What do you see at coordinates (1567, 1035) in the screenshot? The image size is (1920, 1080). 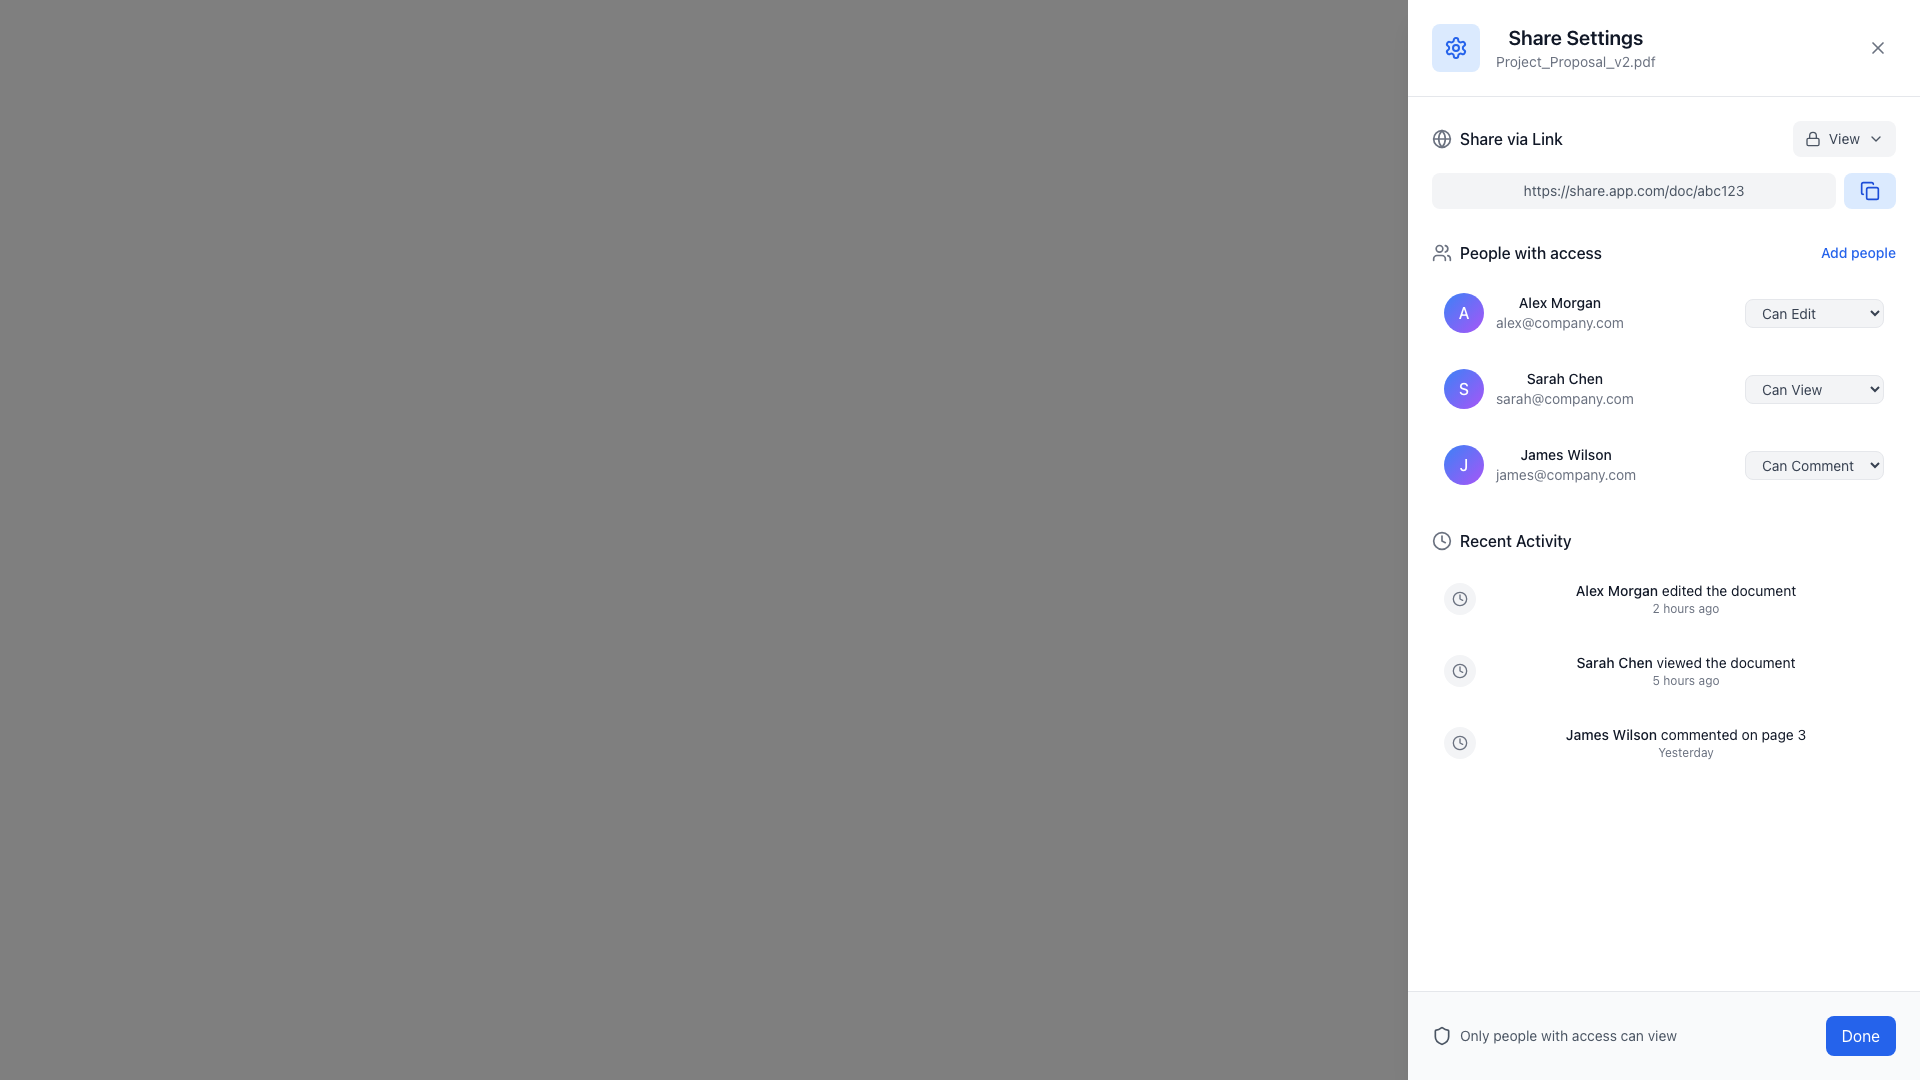 I see `the informational text element regarding access permissions, which is located near the bottom-right corner of the interface, adjacent to a shield icon and above the 'Done' button` at bounding box center [1567, 1035].